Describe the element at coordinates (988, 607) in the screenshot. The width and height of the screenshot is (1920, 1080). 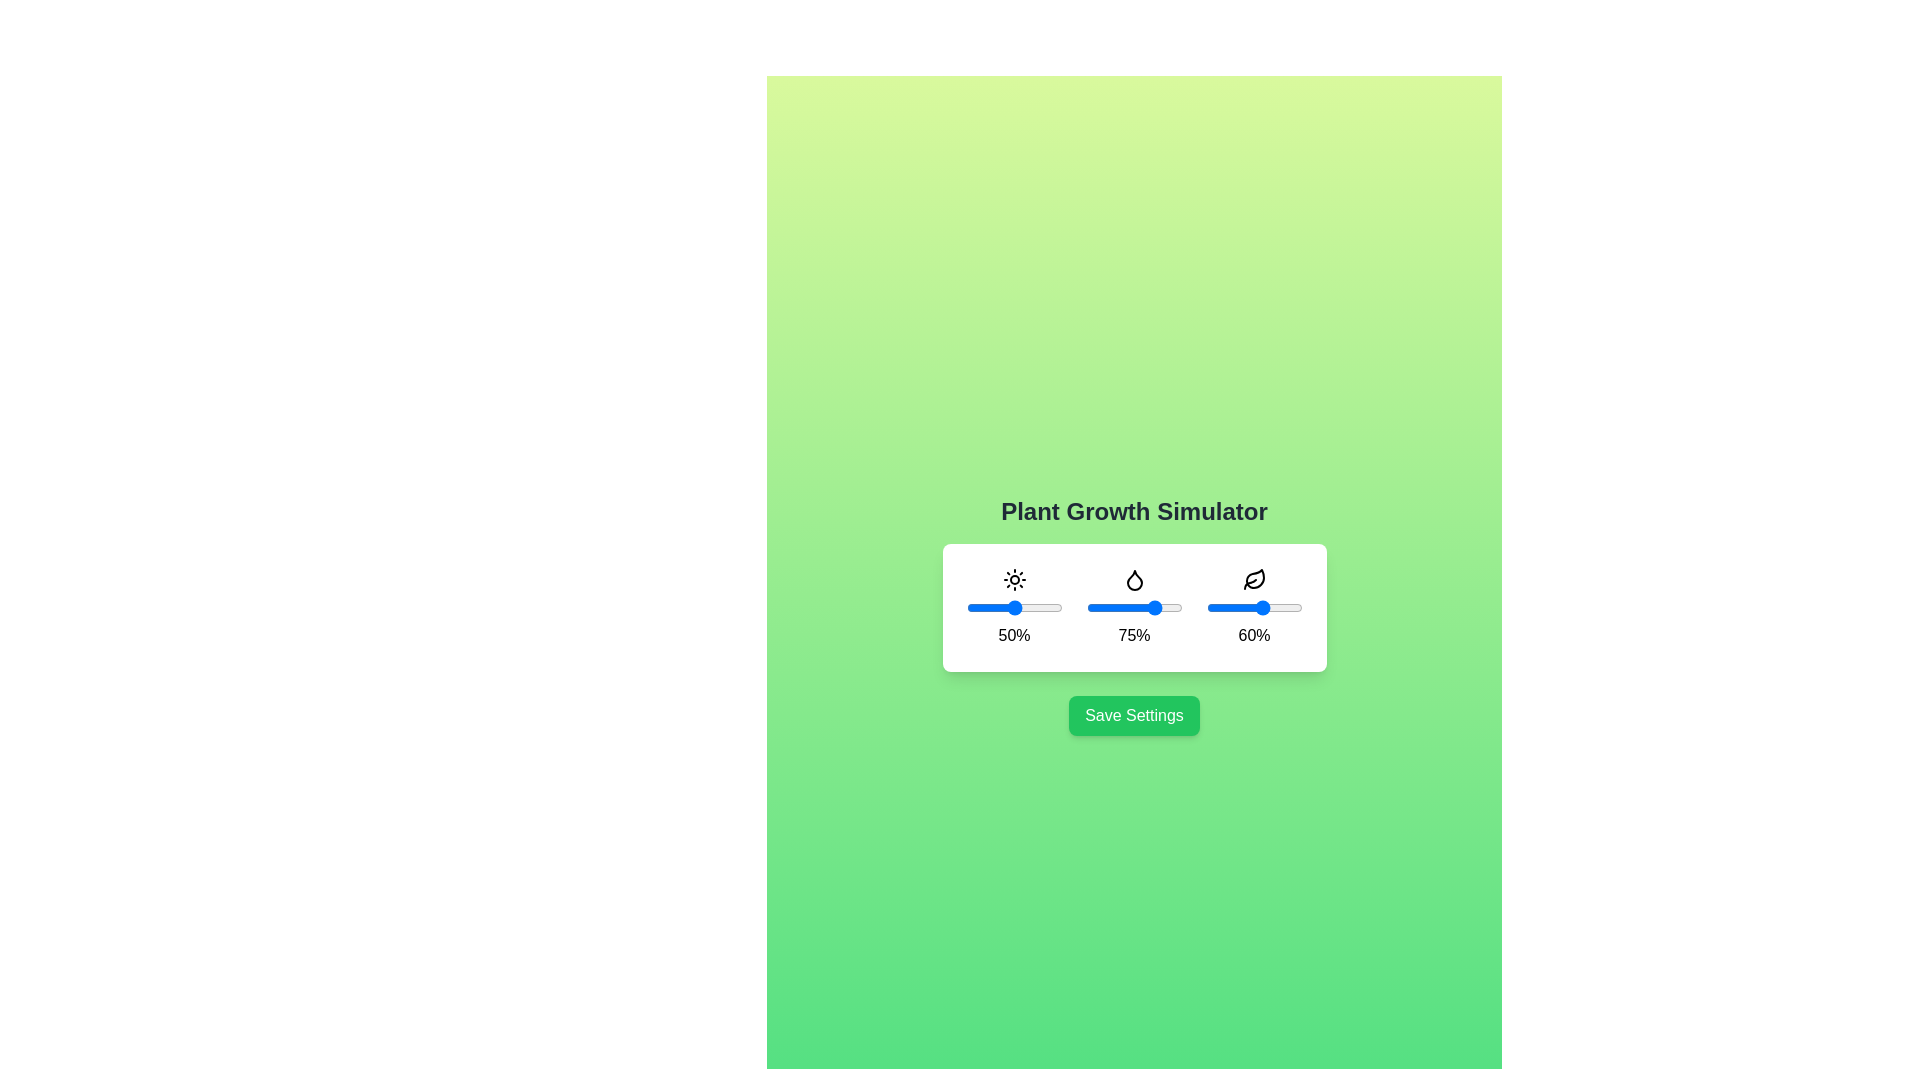
I see `the sunlight slider to 23%` at that location.